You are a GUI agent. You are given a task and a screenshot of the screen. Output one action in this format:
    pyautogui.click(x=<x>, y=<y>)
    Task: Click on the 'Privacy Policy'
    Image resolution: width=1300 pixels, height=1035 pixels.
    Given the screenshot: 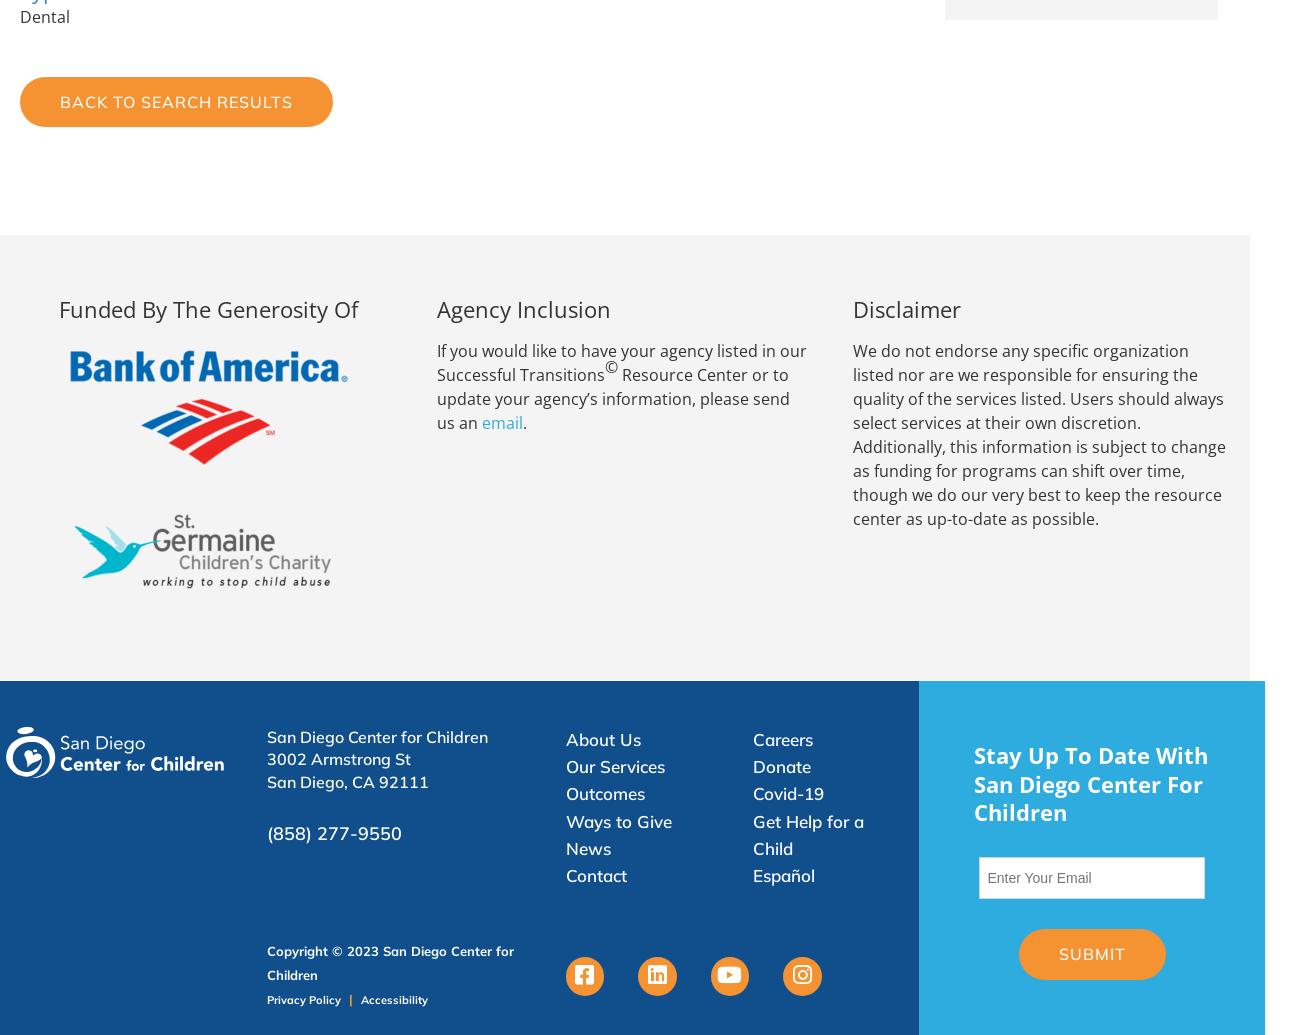 What is the action you would take?
    pyautogui.click(x=264, y=997)
    